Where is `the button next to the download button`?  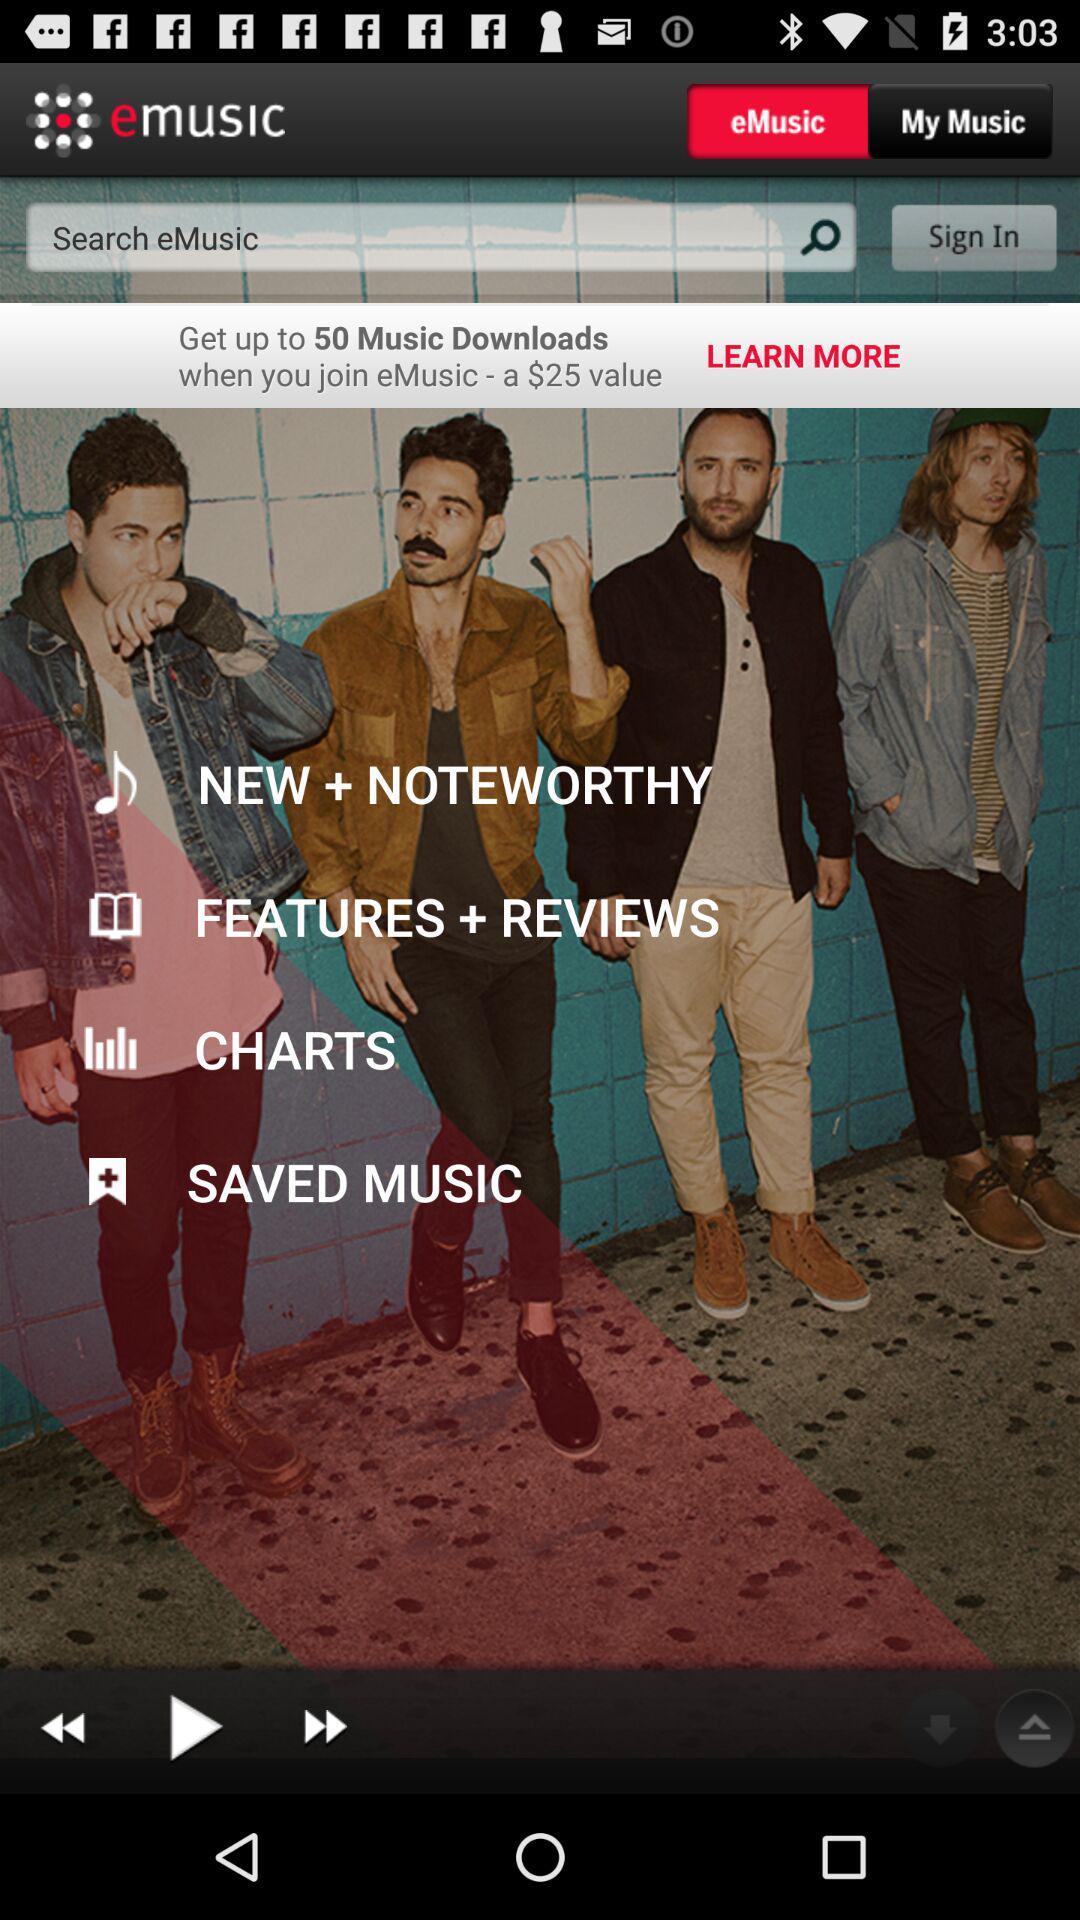 the button next to the download button is located at coordinates (1034, 1727).